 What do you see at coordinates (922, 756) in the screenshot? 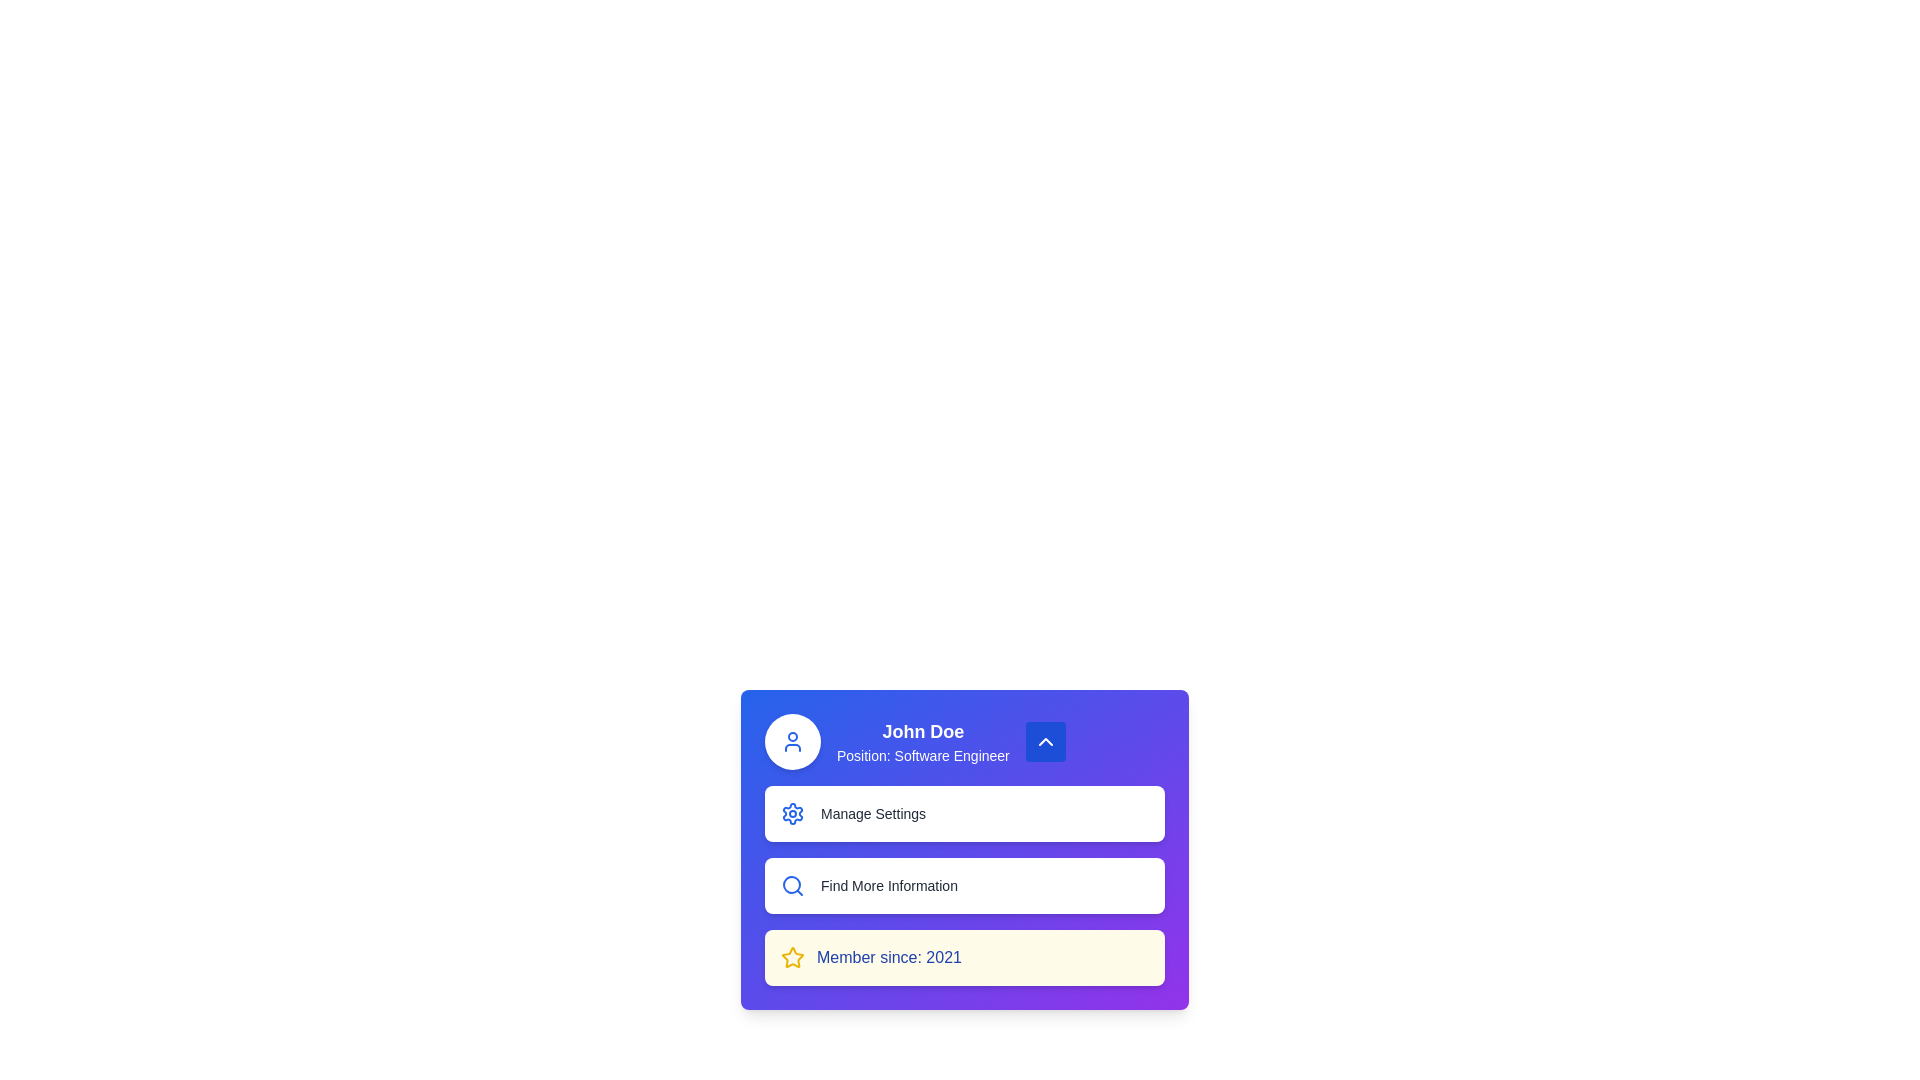
I see `the non-interactive text label providing additional information about the user's occupation, located directly beneath the 'John Doe' text` at bounding box center [922, 756].